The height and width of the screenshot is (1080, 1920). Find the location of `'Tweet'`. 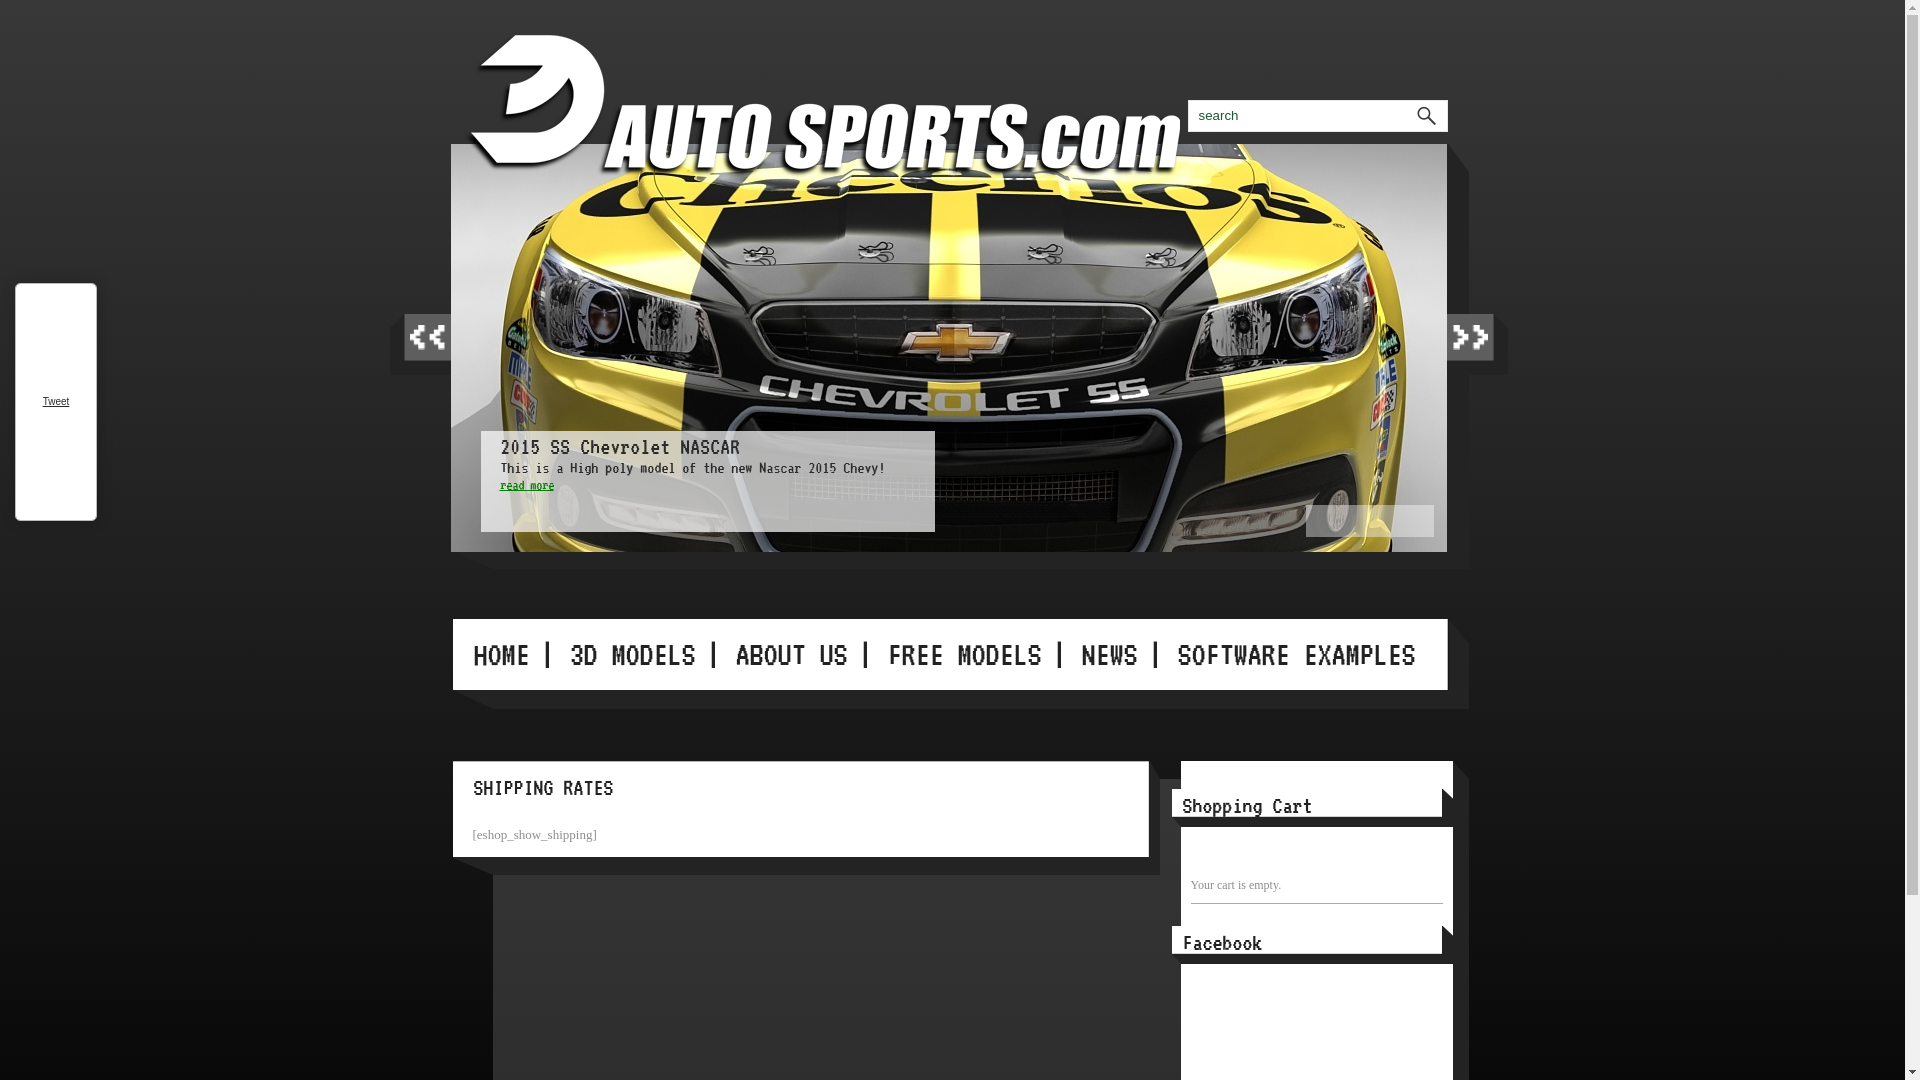

'Tweet' is located at coordinates (56, 401).